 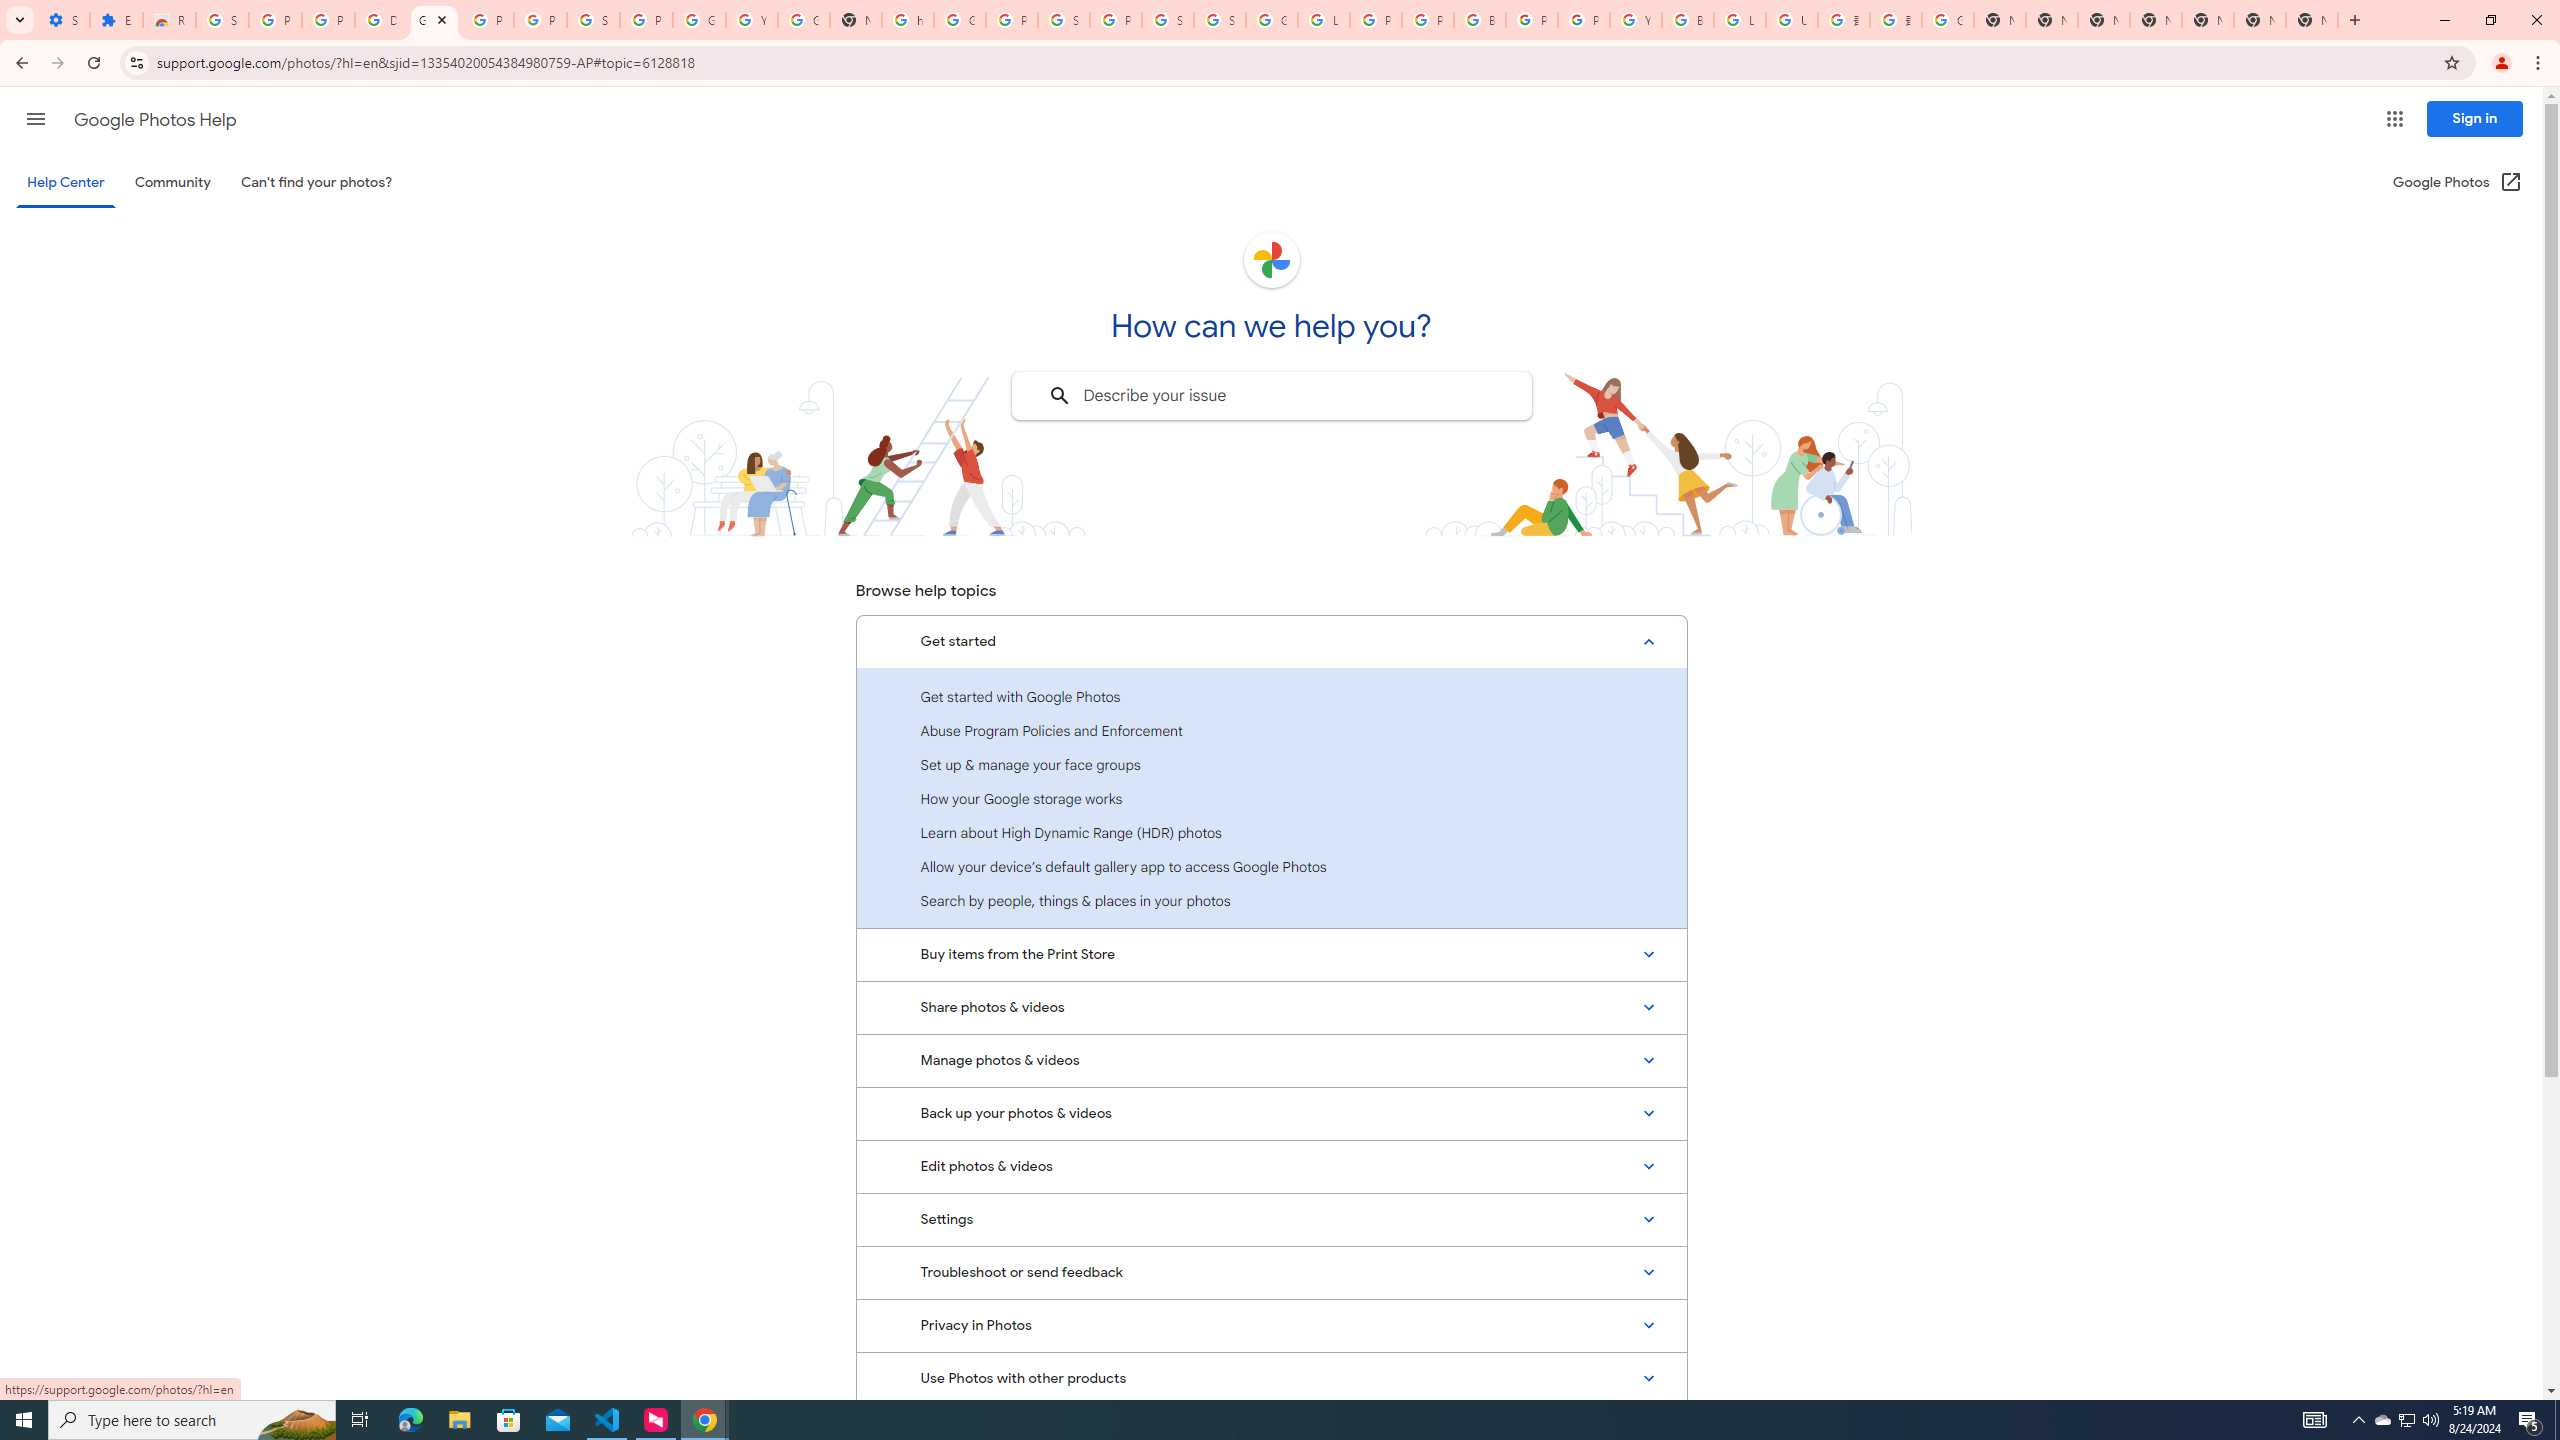 I want to click on 'Privacy Help Center - Policies Help', so click(x=1426, y=19).